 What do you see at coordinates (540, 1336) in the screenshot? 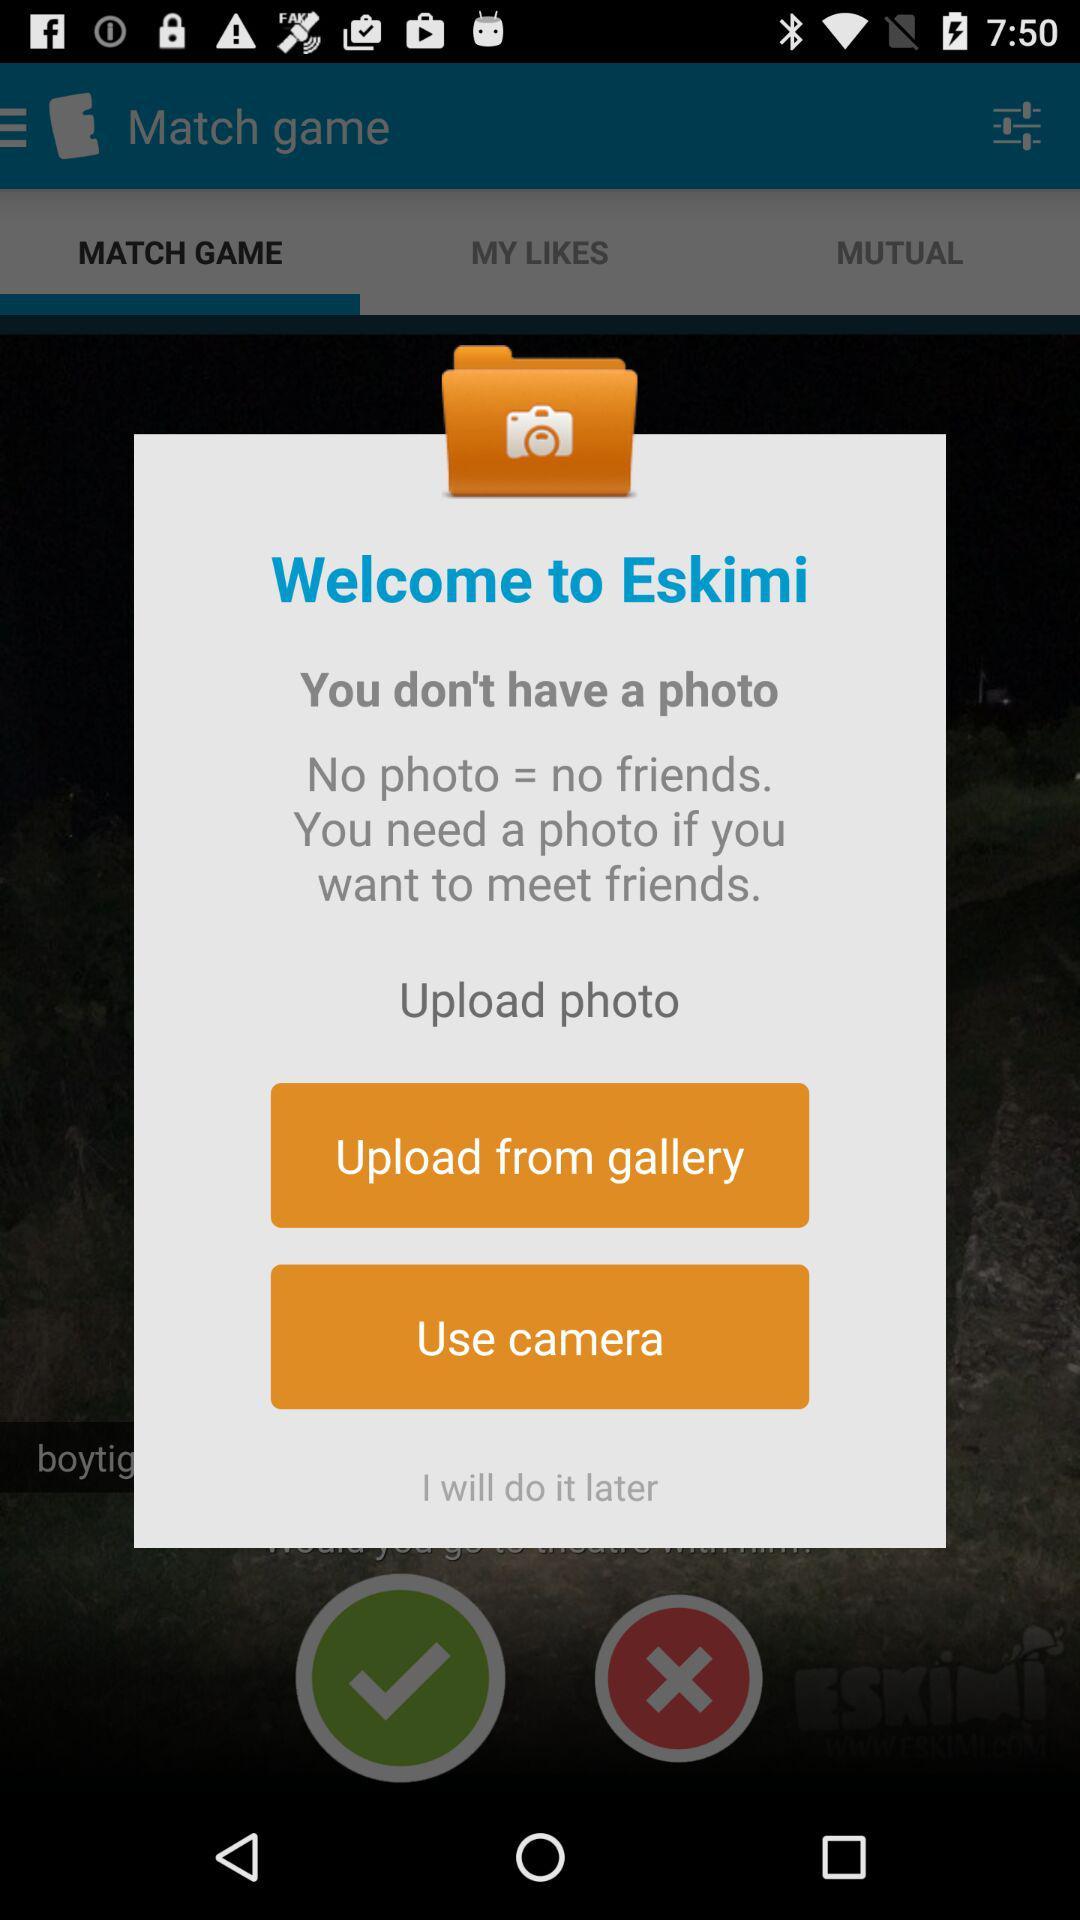
I see `the use camera icon` at bounding box center [540, 1336].